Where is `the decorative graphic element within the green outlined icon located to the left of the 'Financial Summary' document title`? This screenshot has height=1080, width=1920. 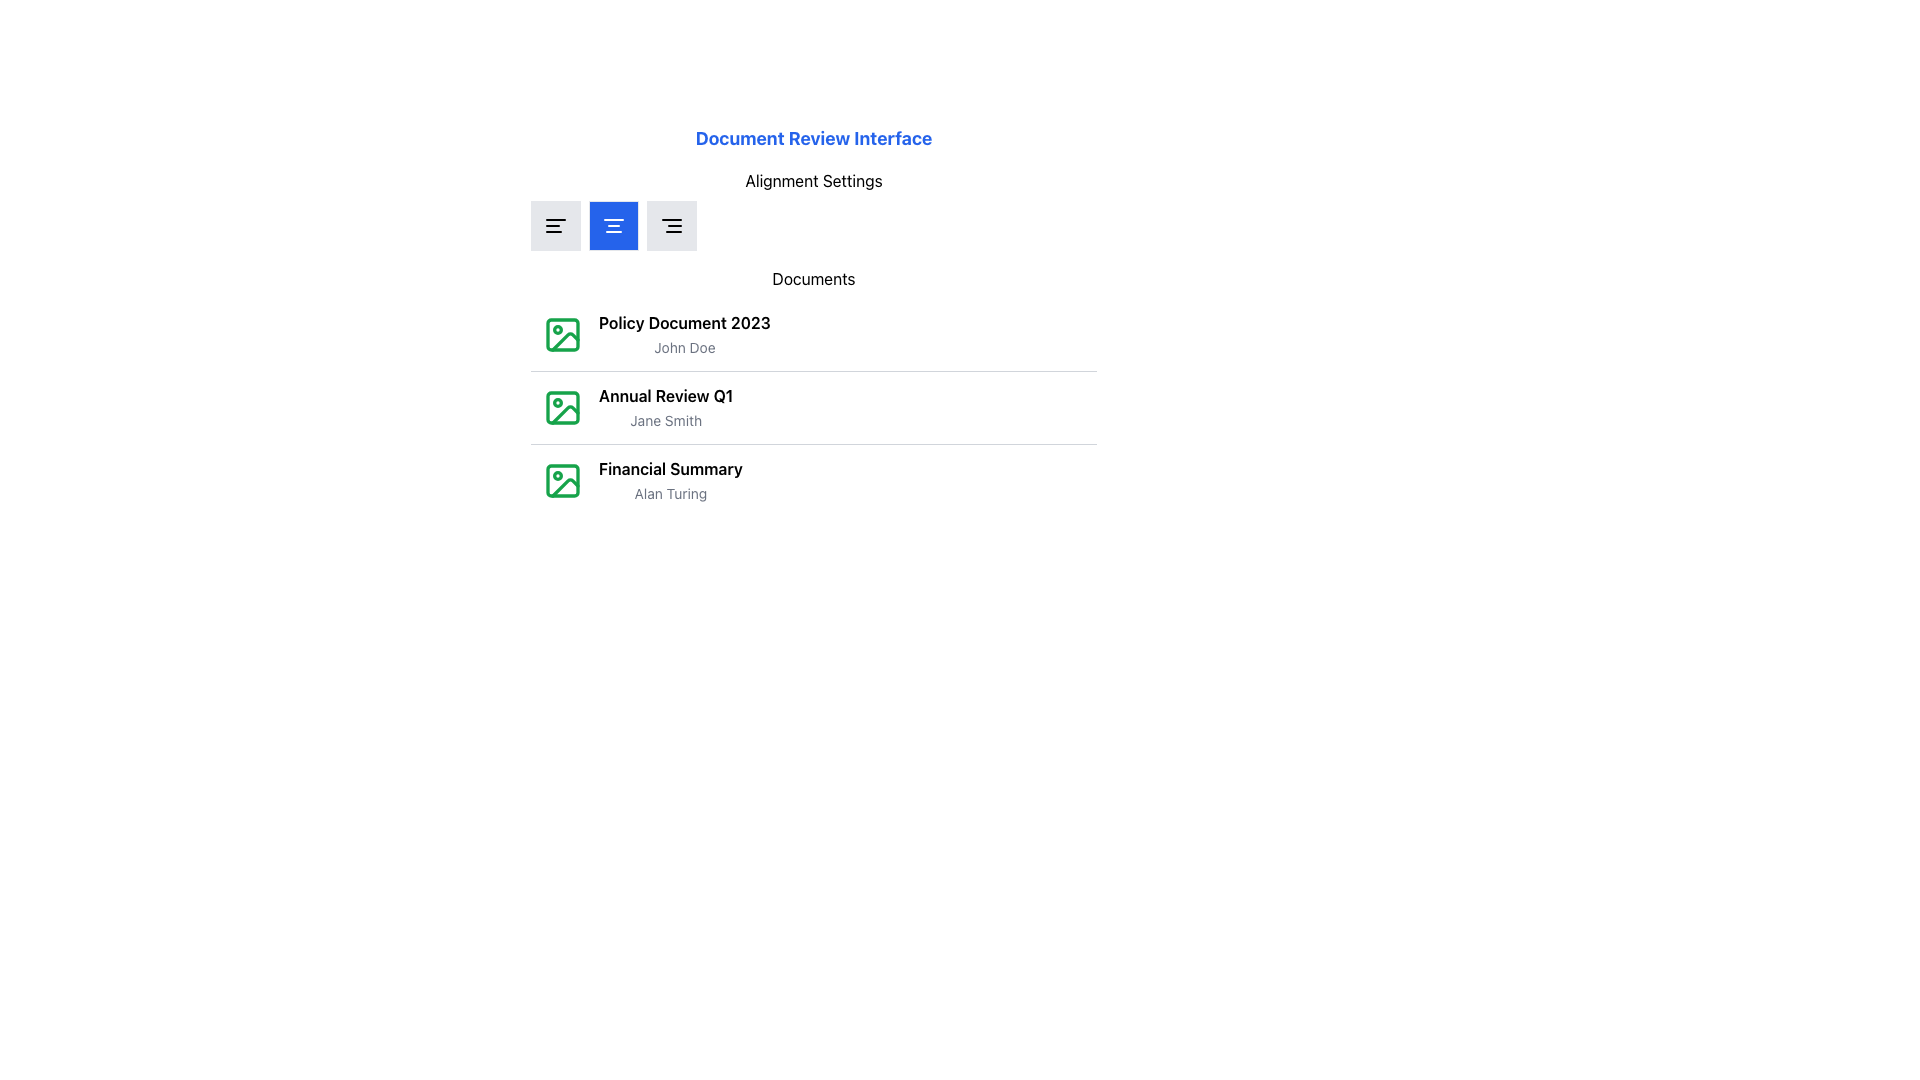 the decorative graphic element within the green outlined icon located to the left of the 'Financial Summary' document title is located at coordinates (561, 481).